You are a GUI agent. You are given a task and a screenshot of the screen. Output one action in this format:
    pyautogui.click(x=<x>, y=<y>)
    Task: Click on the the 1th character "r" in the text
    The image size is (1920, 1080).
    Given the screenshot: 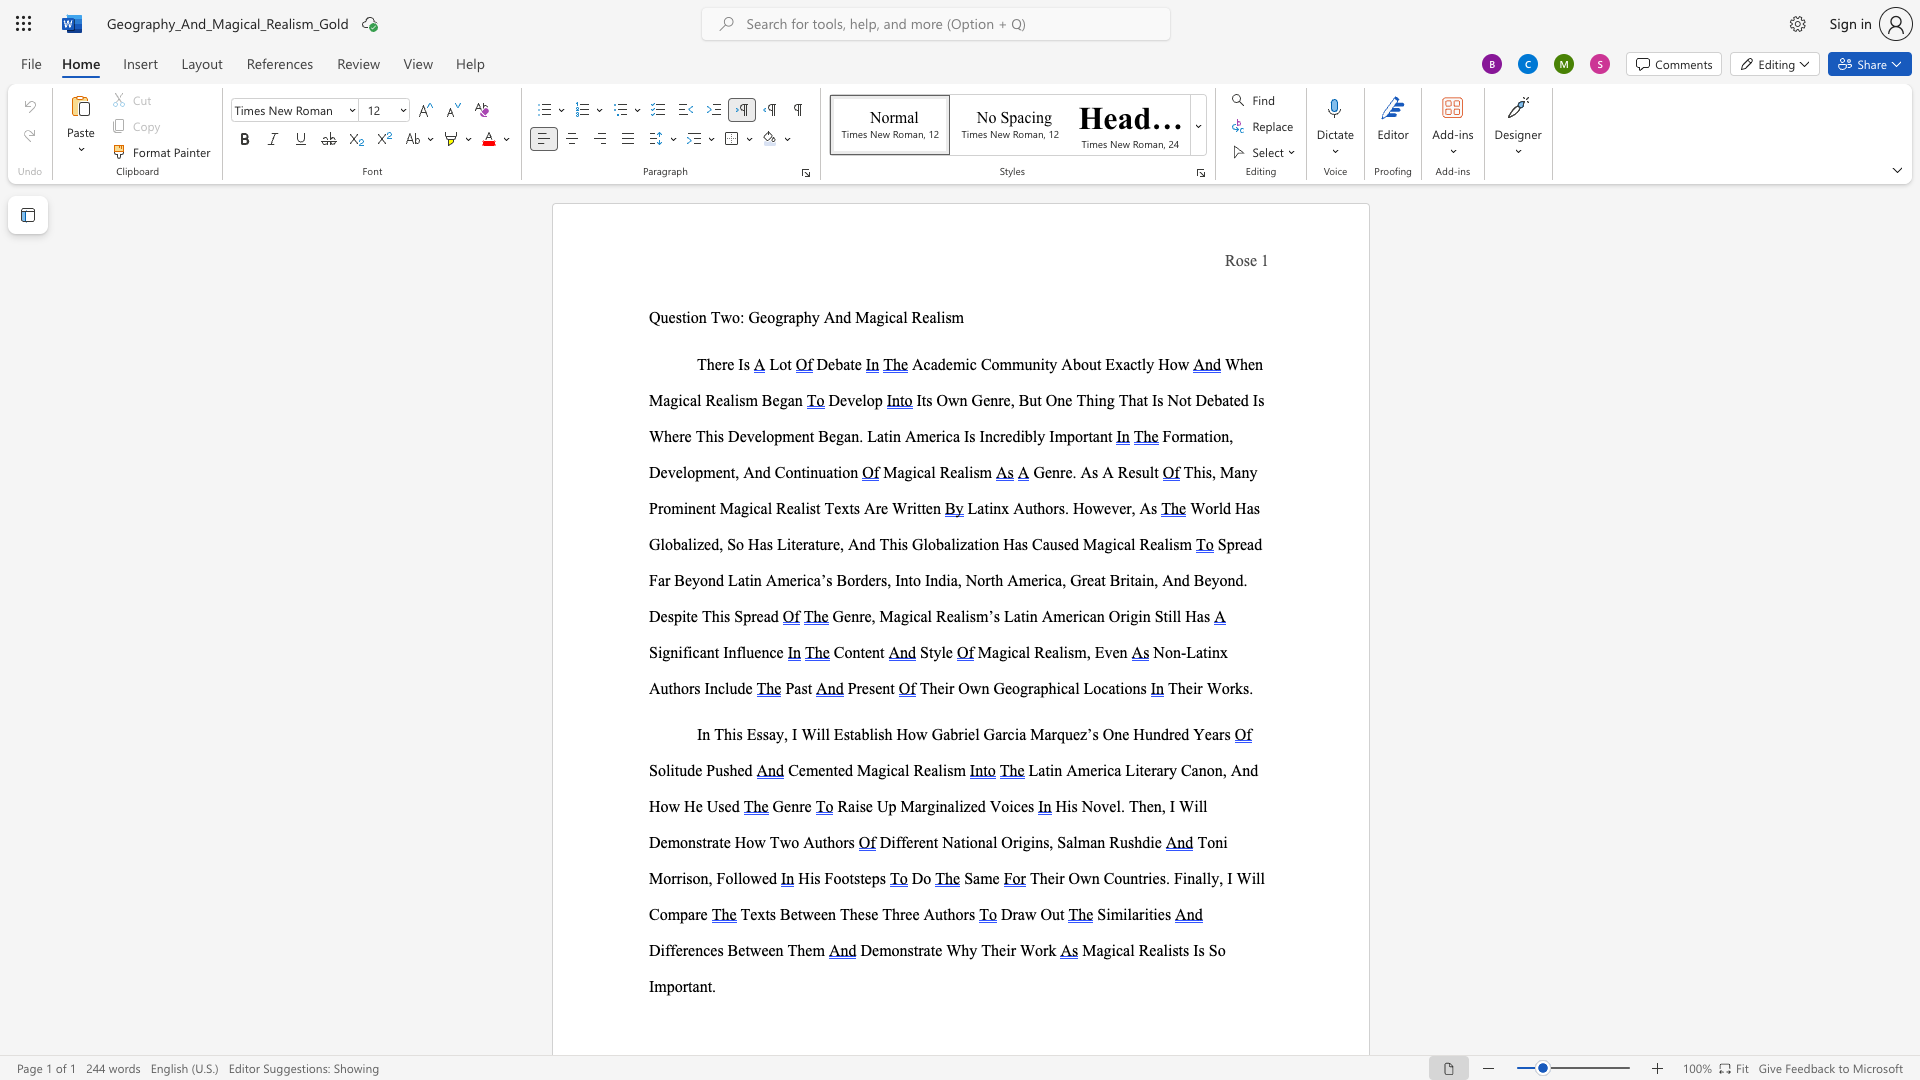 What is the action you would take?
    pyautogui.click(x=861, y=615)
    